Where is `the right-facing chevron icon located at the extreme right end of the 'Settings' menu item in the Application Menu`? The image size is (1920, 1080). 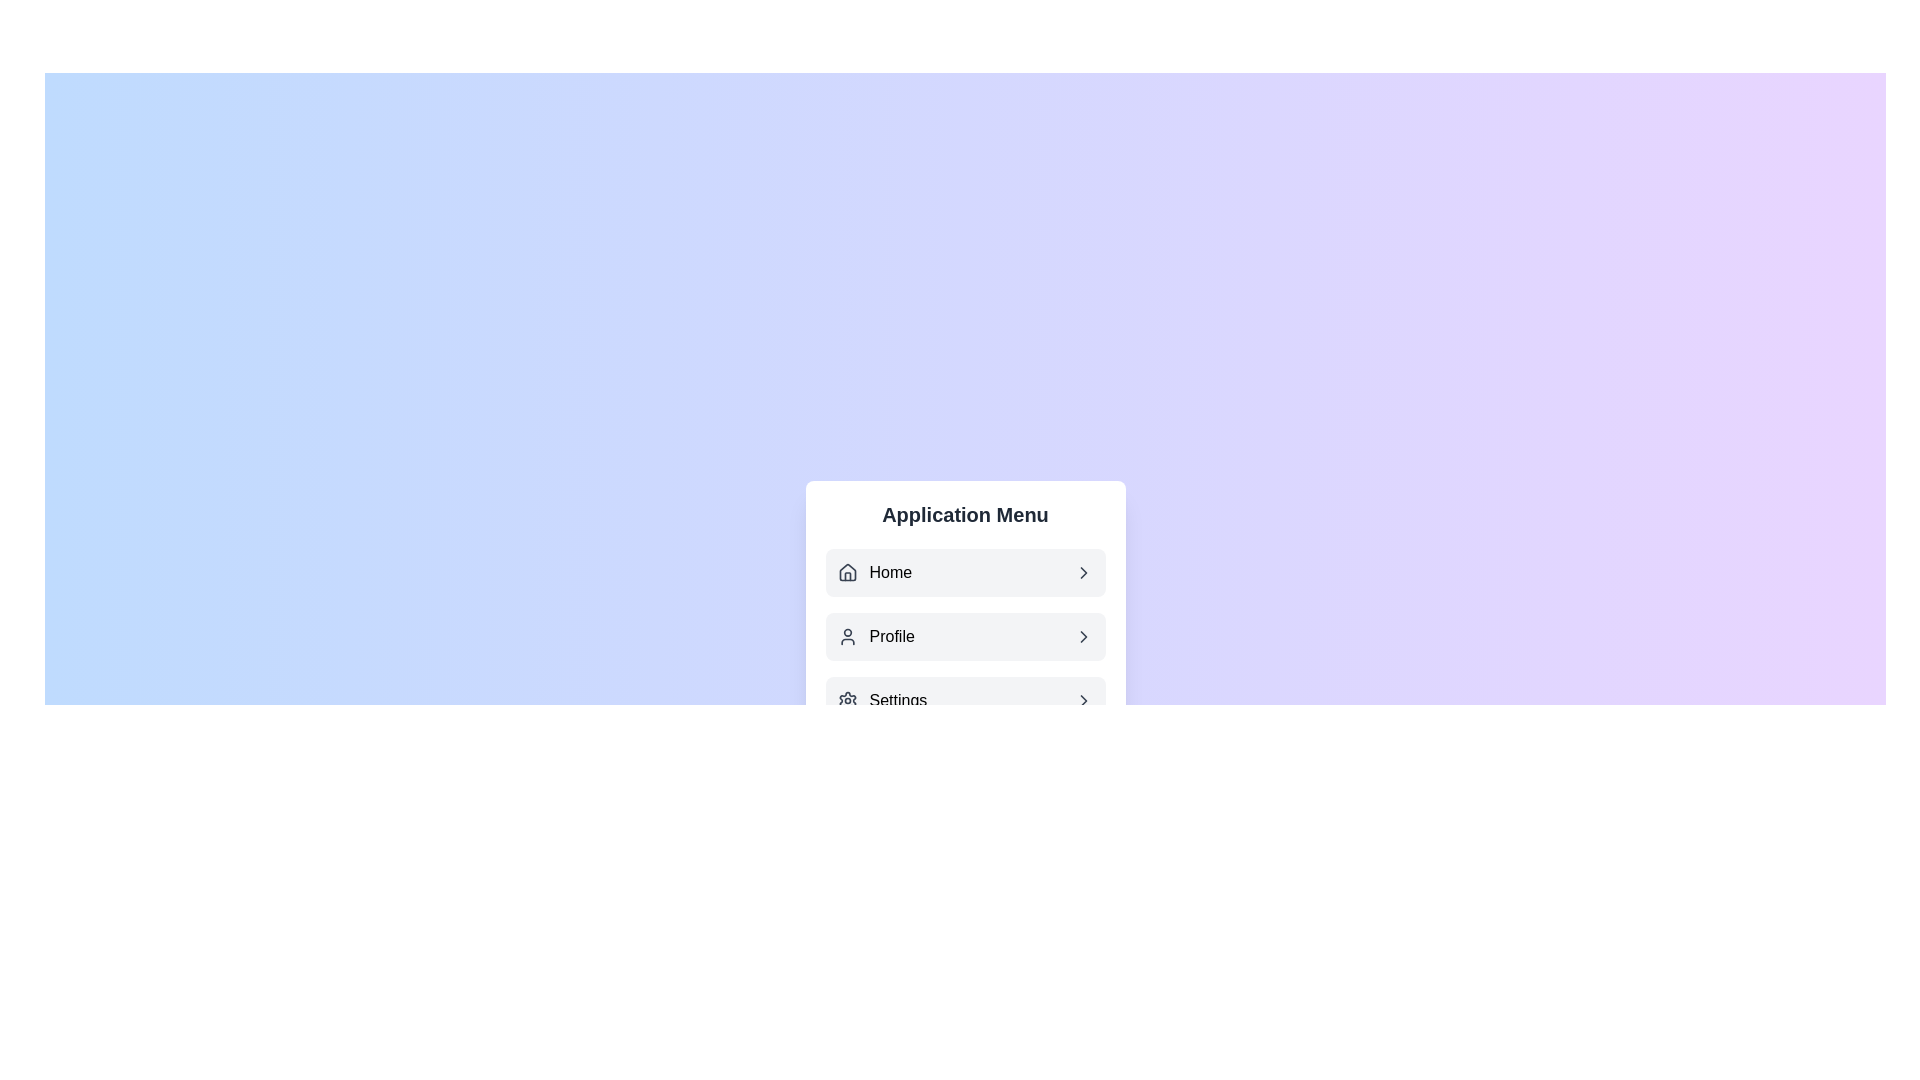
the right-facing chevron icon located at the extreme right end of the 'Settings' menu item in the Application Menu is located at coordinates (1082, 700).